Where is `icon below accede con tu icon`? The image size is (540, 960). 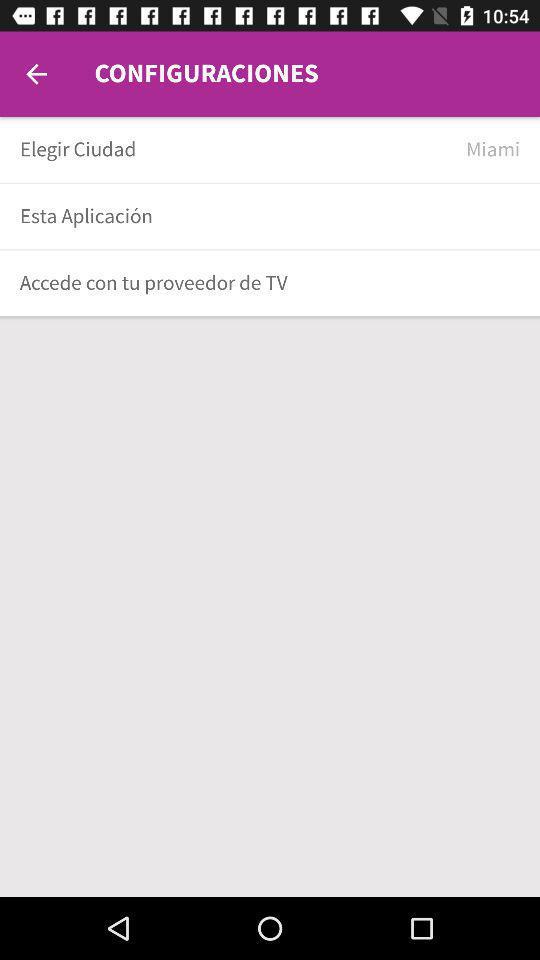 icon below accede con tu icon is located at coordinates (270, 318).